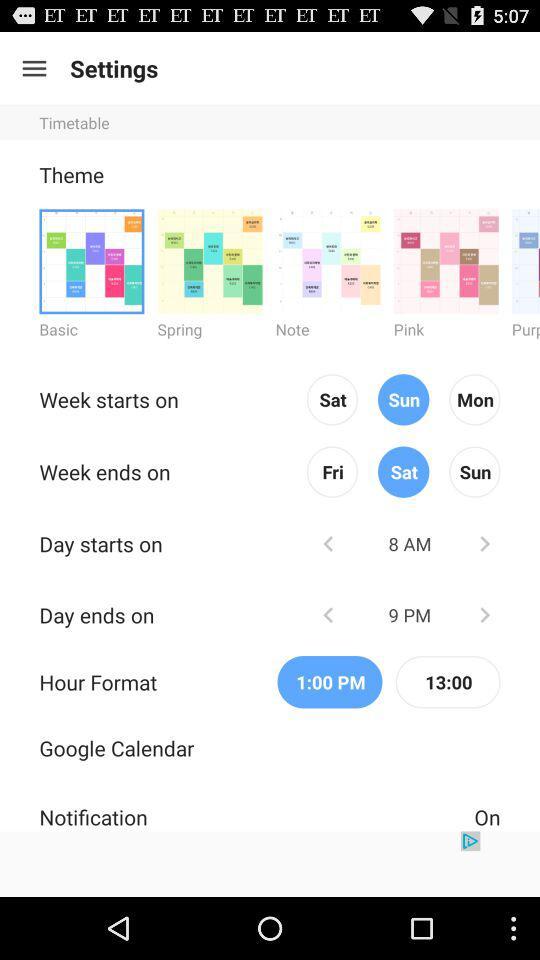  Describe the element at coordinates (328, 613) in the screenshot. I see `previous` at that location.